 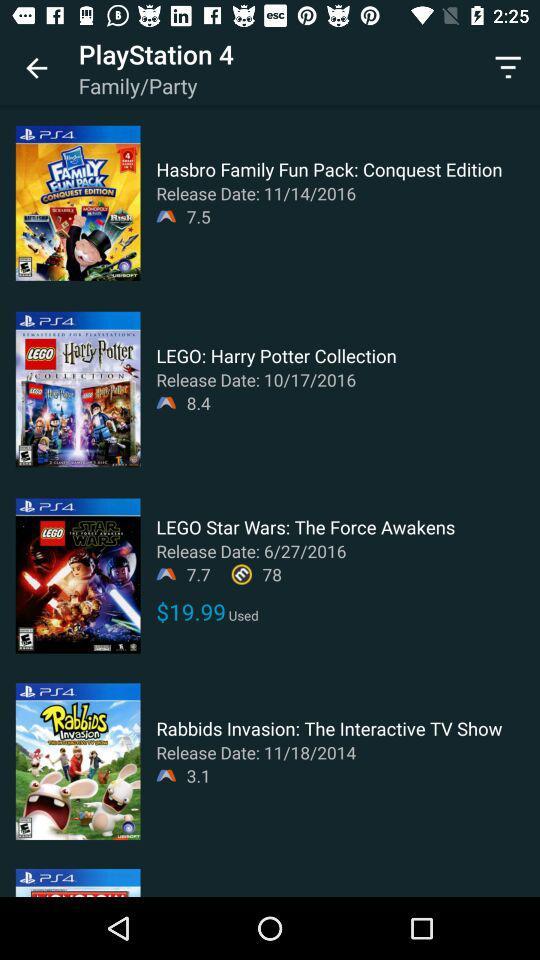 I want to click on the icon above hasbro family fun, so click(x=508, y=68).